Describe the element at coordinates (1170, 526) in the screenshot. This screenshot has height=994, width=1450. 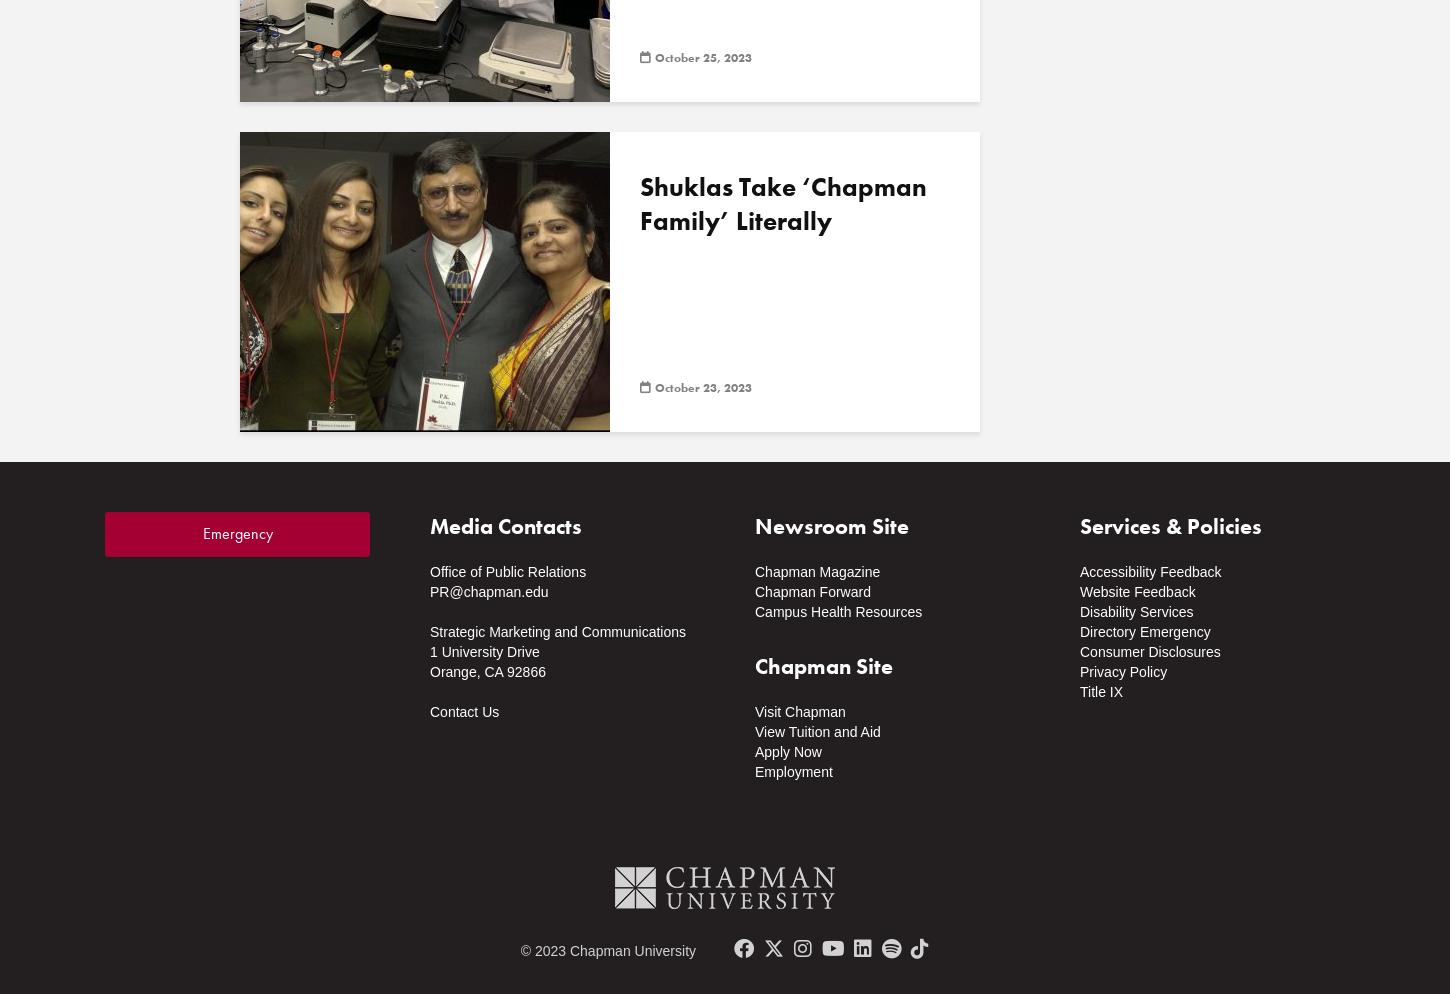
I see `'Services & Policies'` at that location.